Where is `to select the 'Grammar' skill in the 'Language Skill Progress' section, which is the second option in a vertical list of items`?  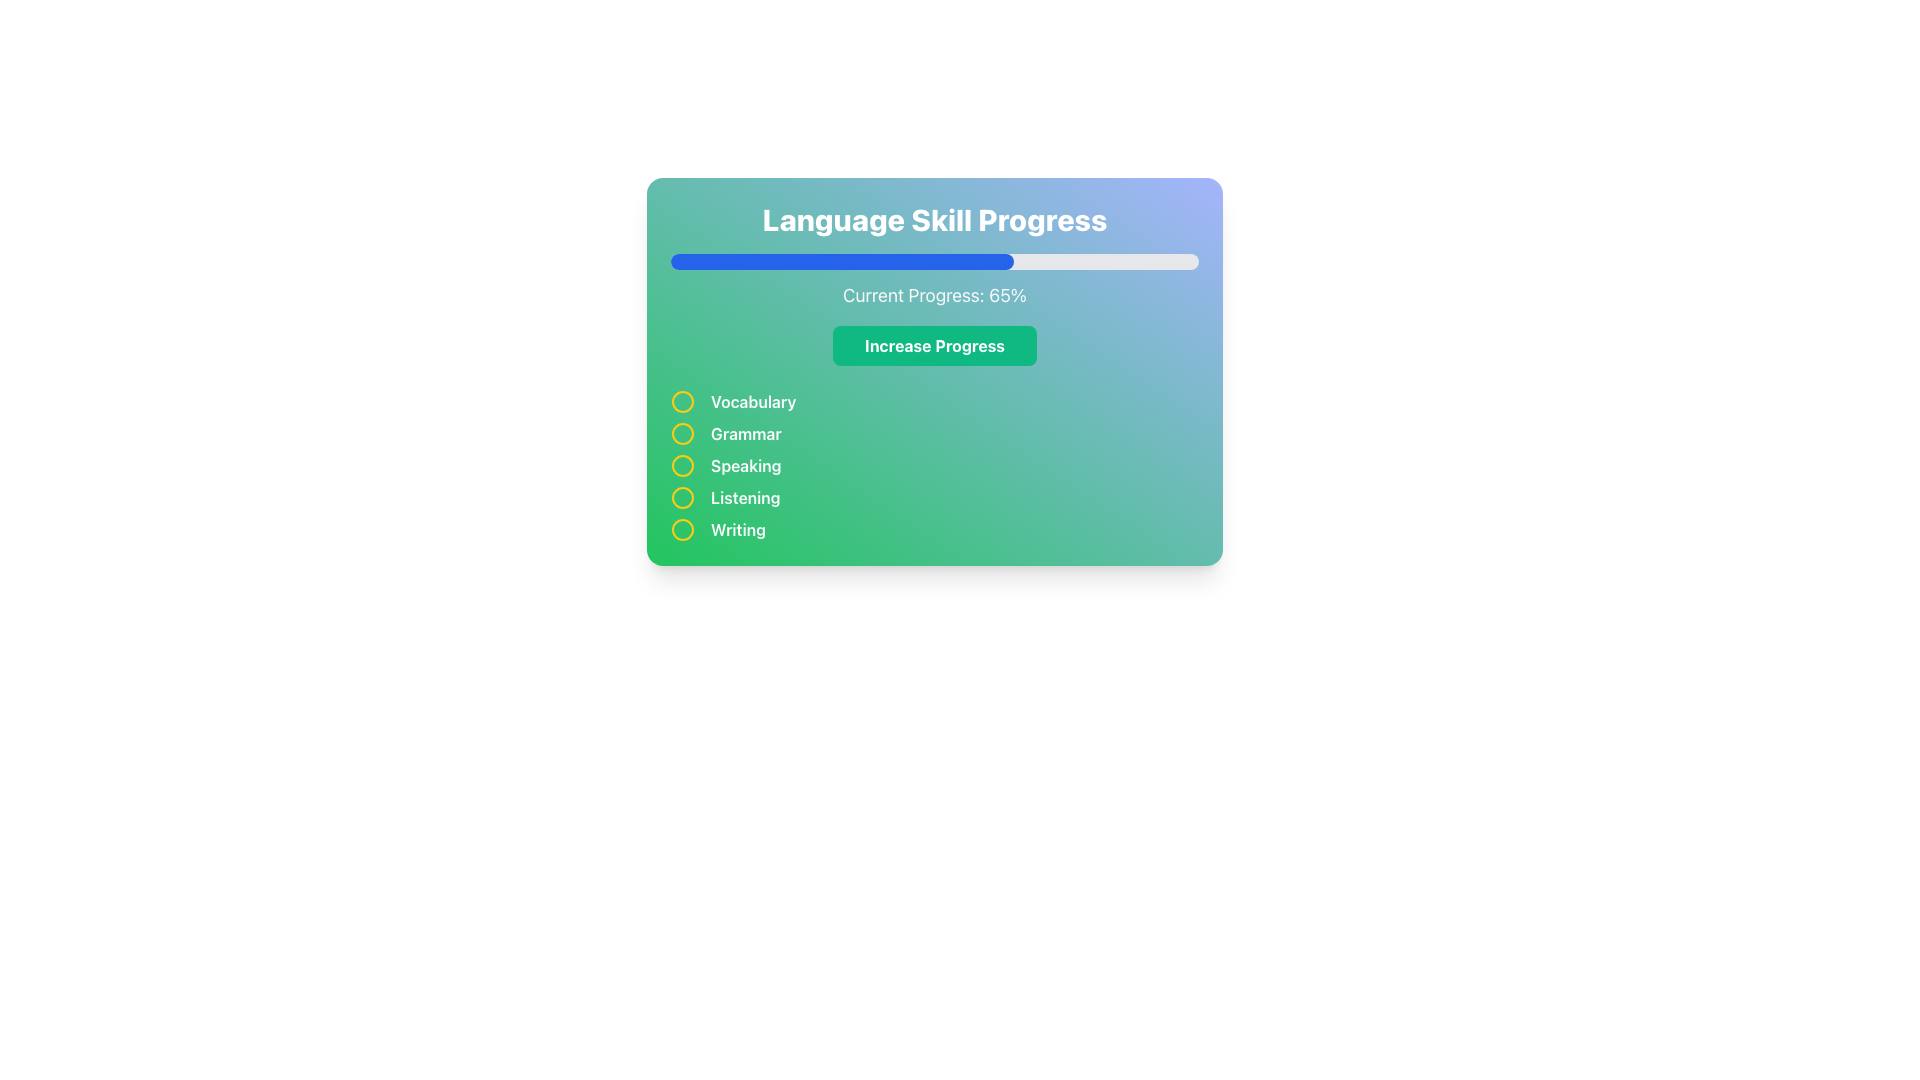 to select the 'Grammar' skill in the 'Language Skill Progress' section, which is the second option in a vertical list of items is located at coordinates (934, 433).